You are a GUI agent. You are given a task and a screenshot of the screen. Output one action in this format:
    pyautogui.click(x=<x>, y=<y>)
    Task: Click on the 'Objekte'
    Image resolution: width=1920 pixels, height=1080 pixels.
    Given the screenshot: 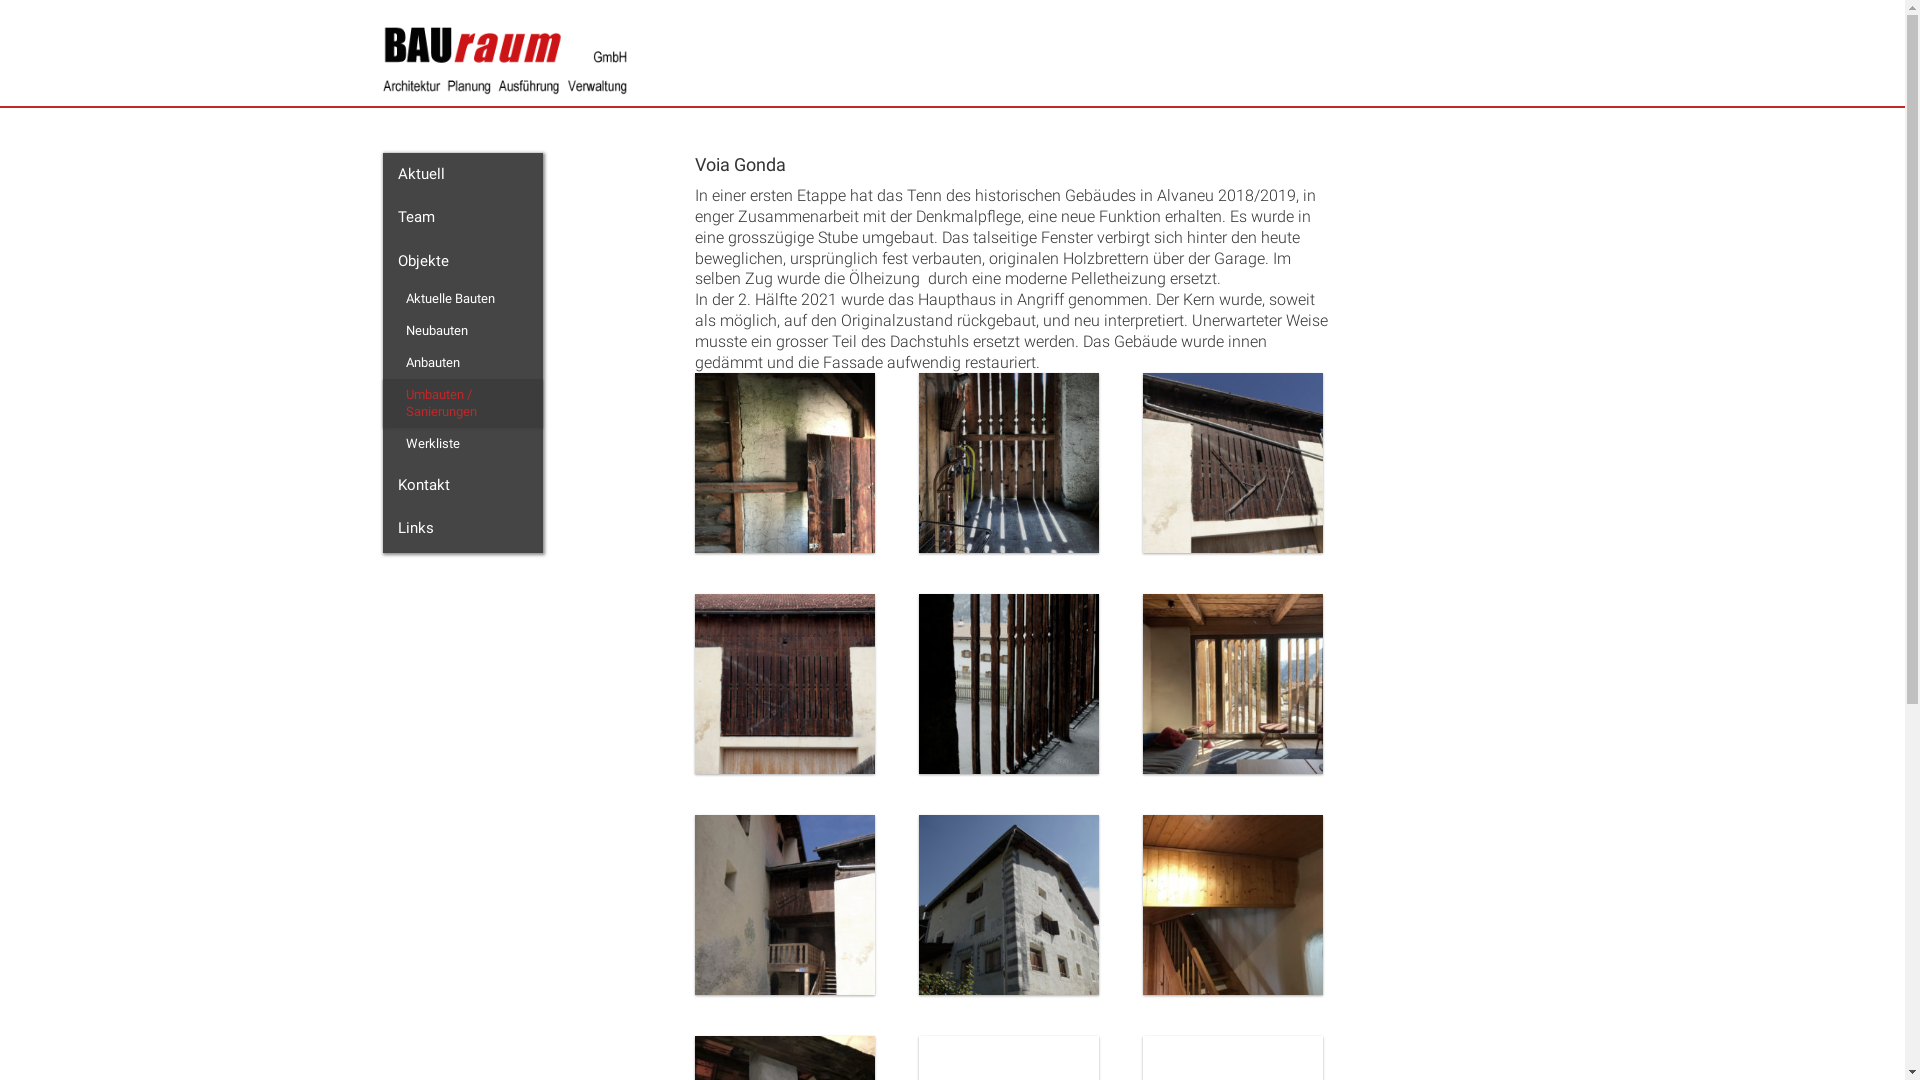 What is the action you would take?
    pyautogui.click(x=382, y=261)
    